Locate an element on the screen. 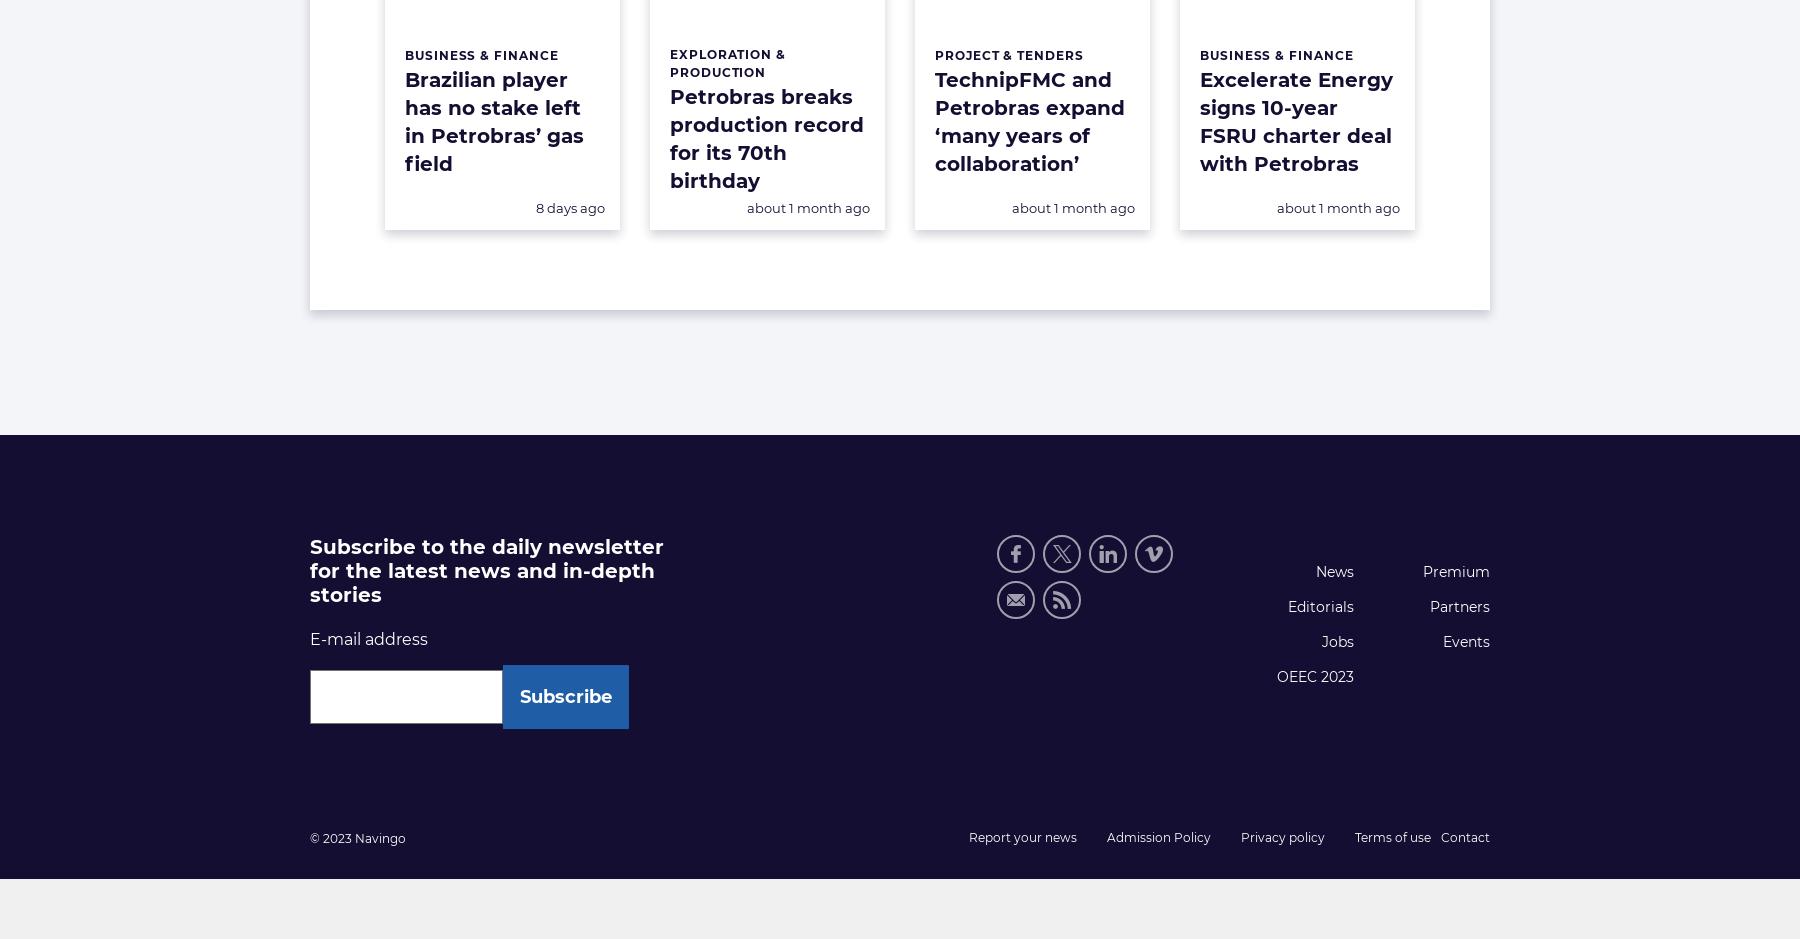 The image size is (1800, 939). '8 days ago' is located at coordinates (570, 205).